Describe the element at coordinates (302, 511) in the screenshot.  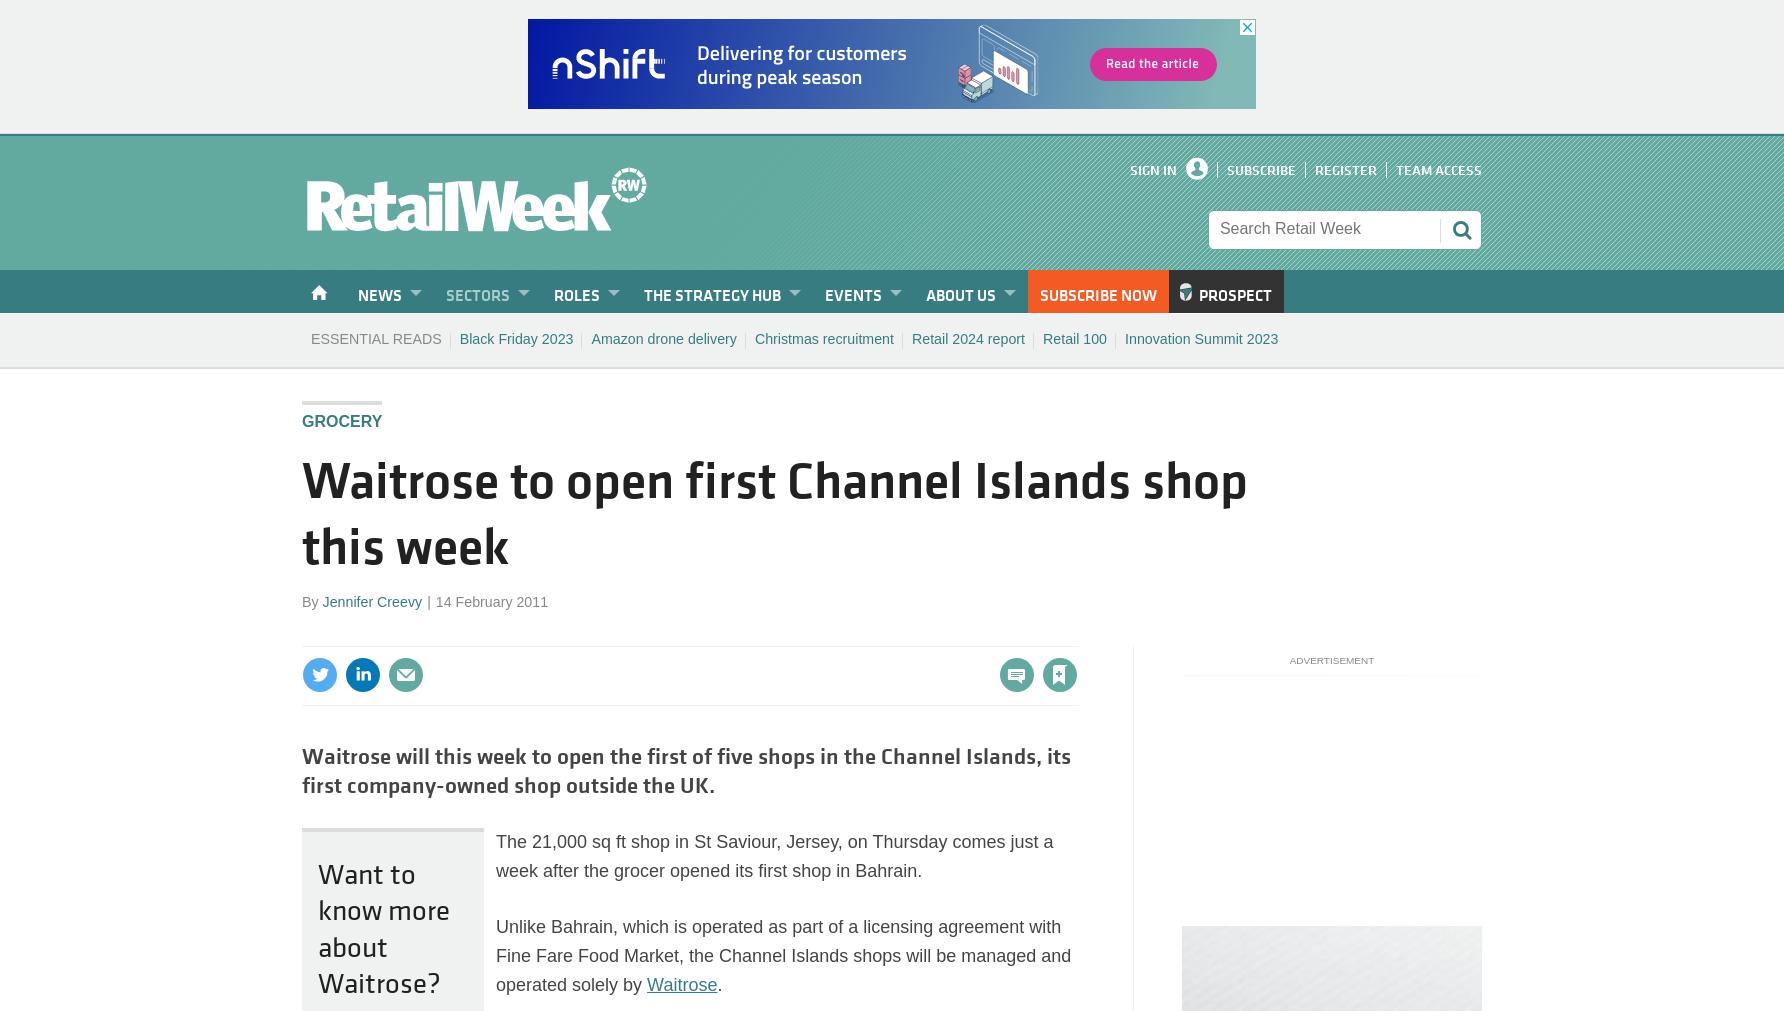
I see `'Waitrose to open first Channel Islands shop this week'` at that location.